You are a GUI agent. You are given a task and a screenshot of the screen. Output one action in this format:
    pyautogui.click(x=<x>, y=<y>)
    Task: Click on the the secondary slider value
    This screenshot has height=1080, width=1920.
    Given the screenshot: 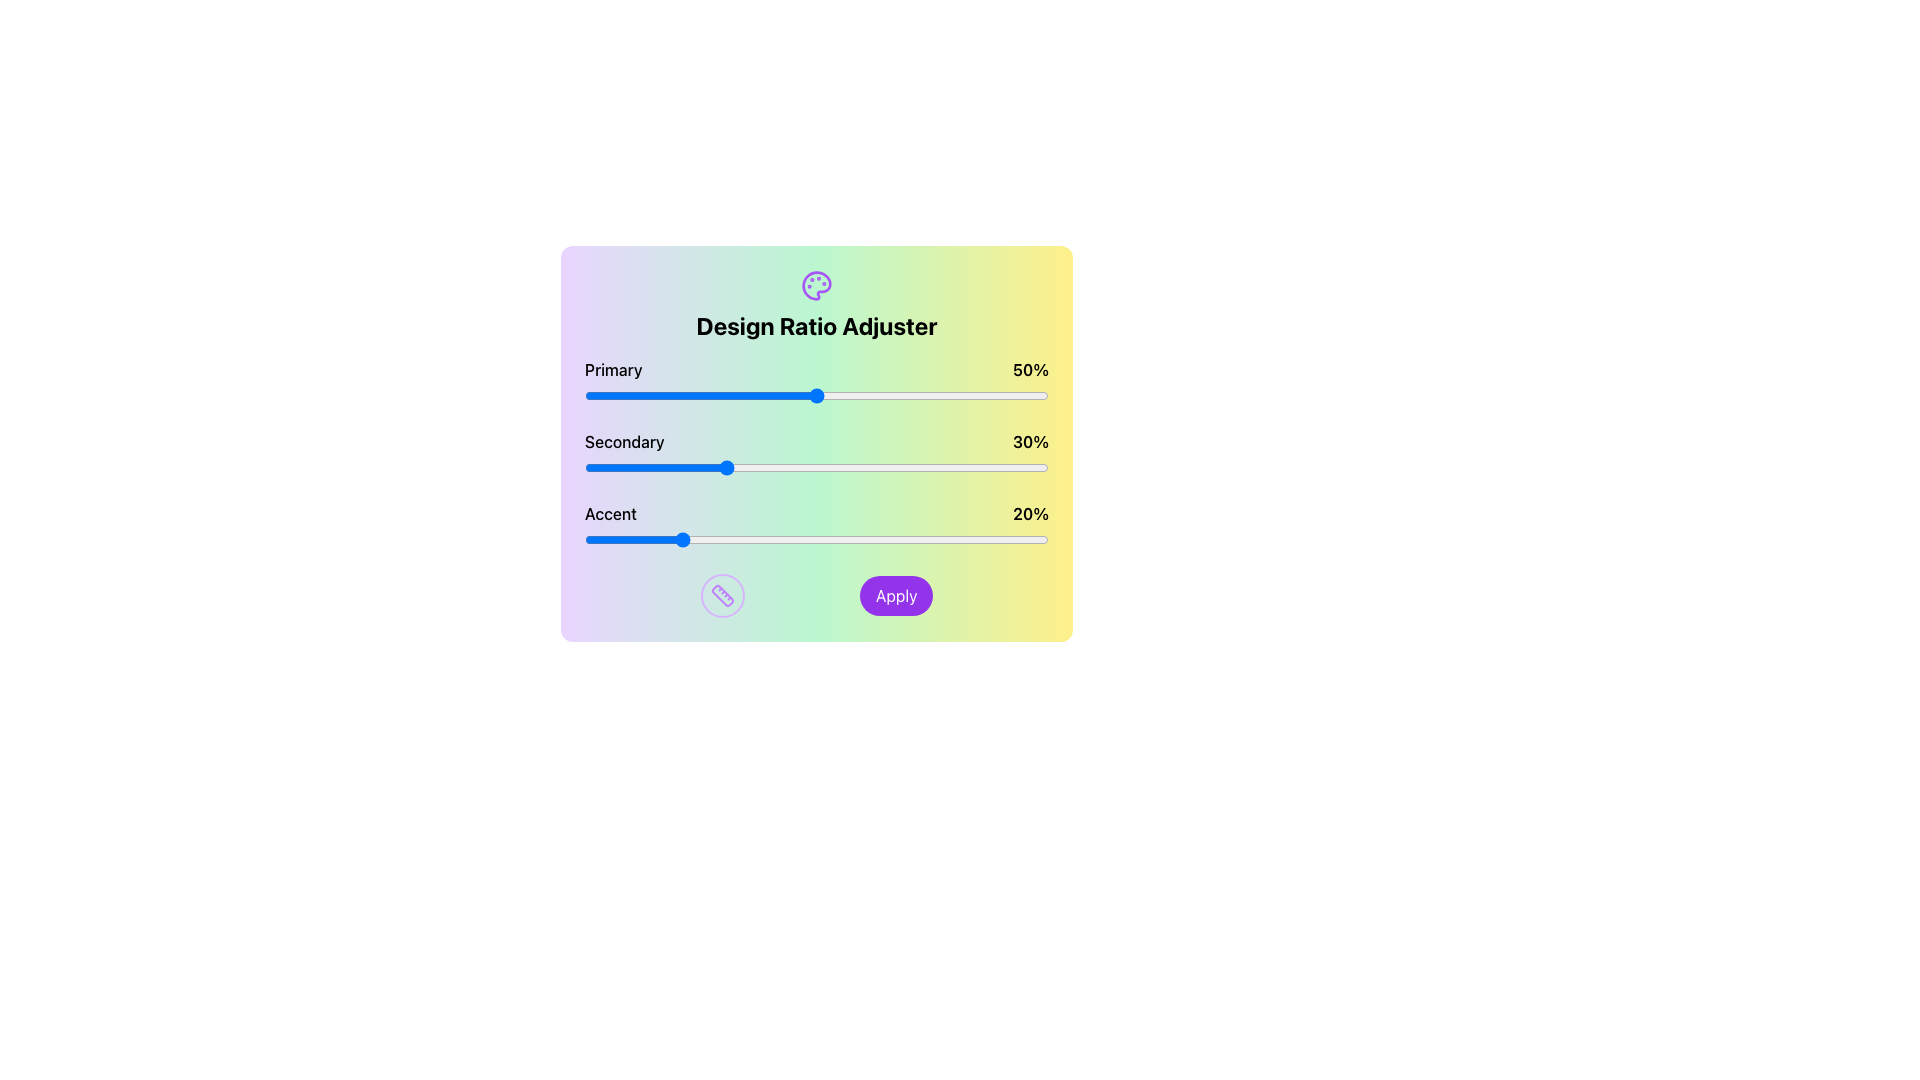 What is the action you would take?
    pyautogui.click(x=700, y=467)
    